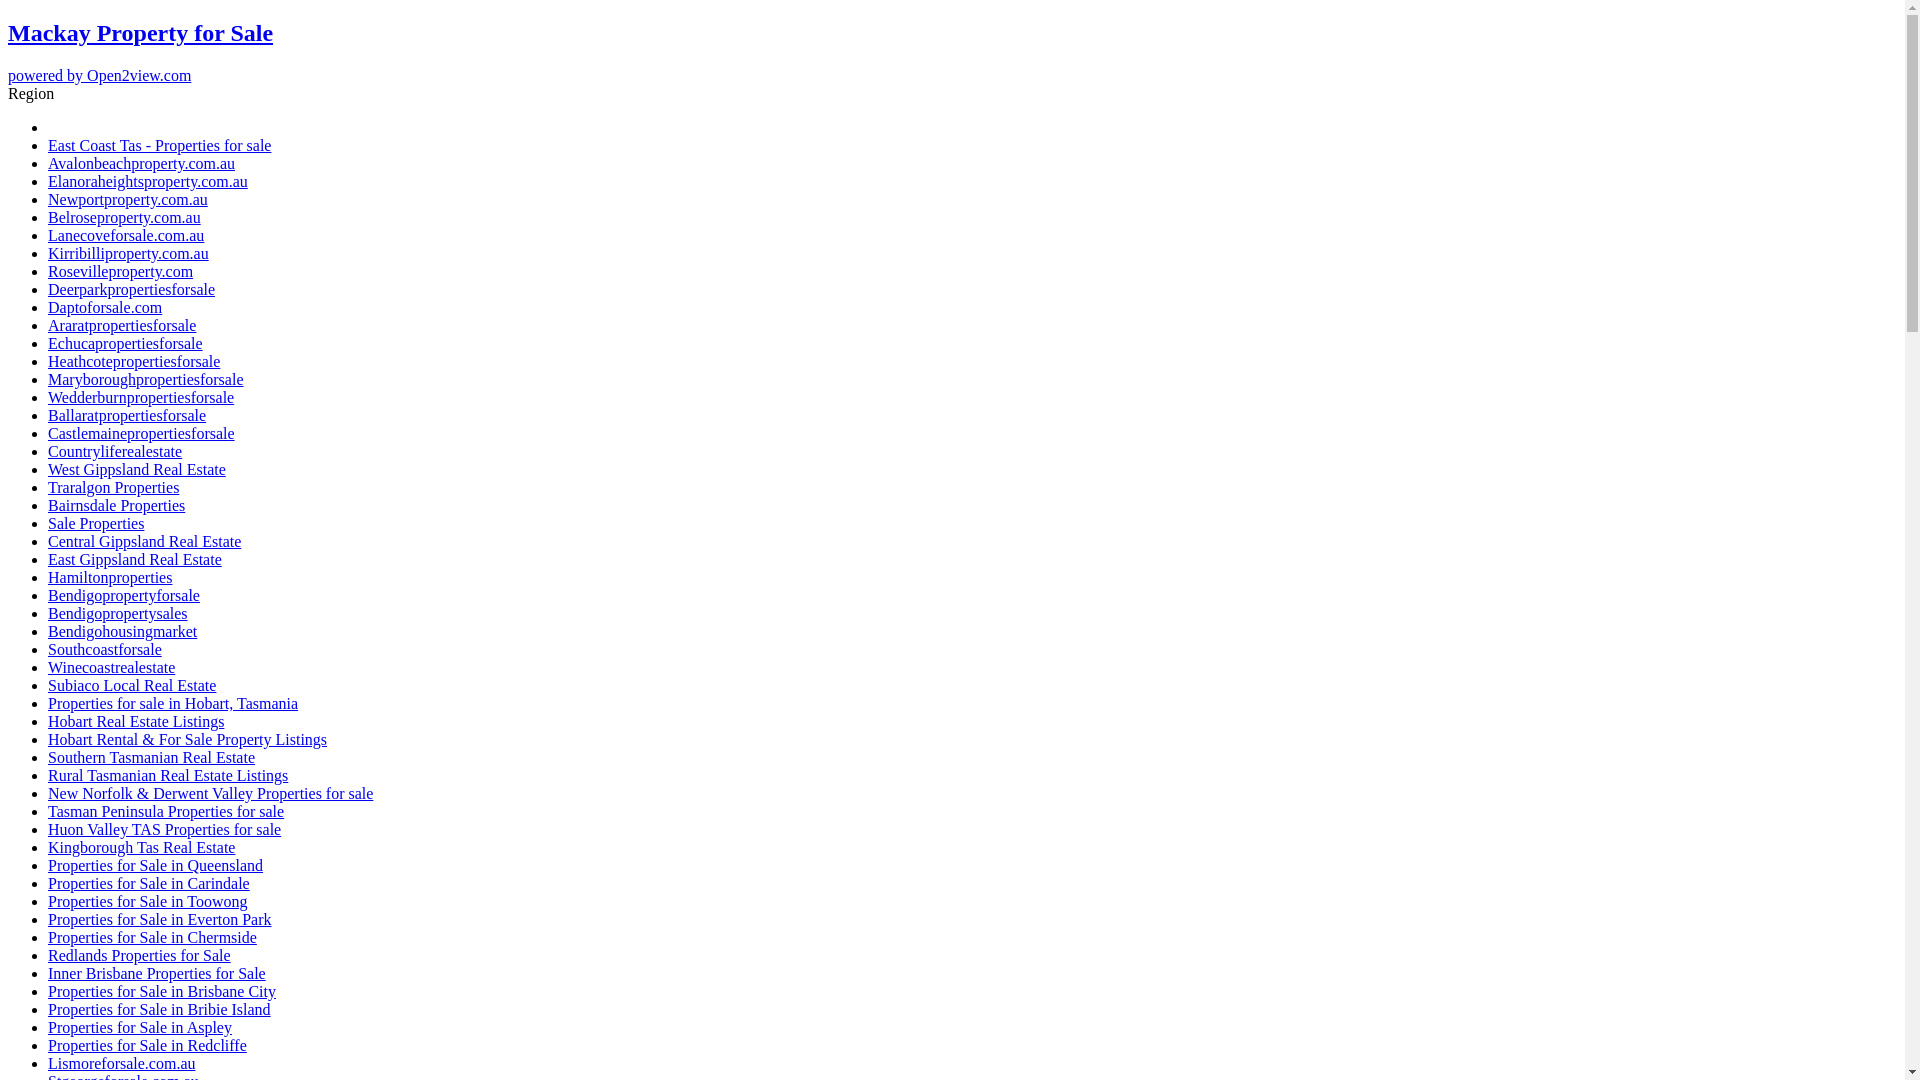 The height and width of the screenshot is (1080, 1920). Describe the element at coordinates (48, 972) in the screenshot. I see `'Inner Brisbane Properties for Sale'` at that location.